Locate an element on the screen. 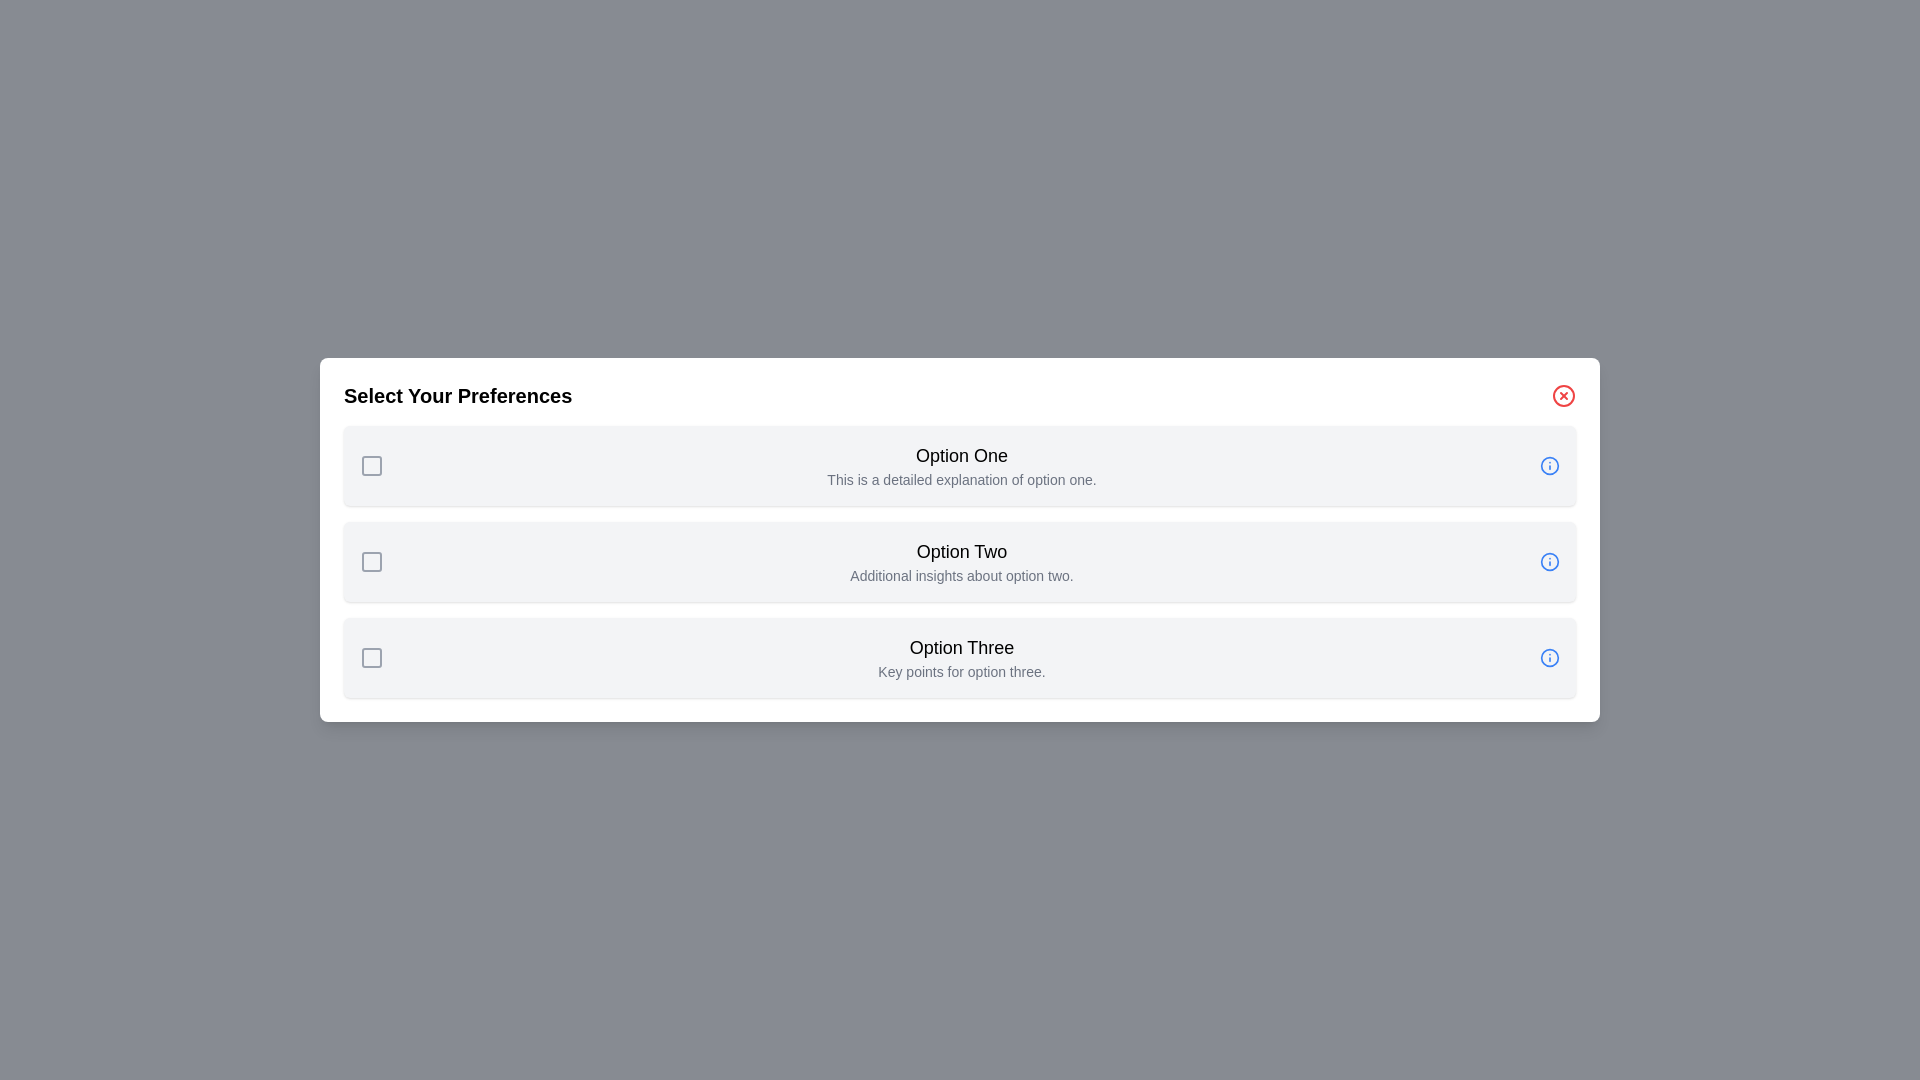 The height and width of the screenshot is (1080, 1920). the Text Label that serves as the header for 'Option Two', located above 'Additional insights about option two' is located at coordinates (961, 551).